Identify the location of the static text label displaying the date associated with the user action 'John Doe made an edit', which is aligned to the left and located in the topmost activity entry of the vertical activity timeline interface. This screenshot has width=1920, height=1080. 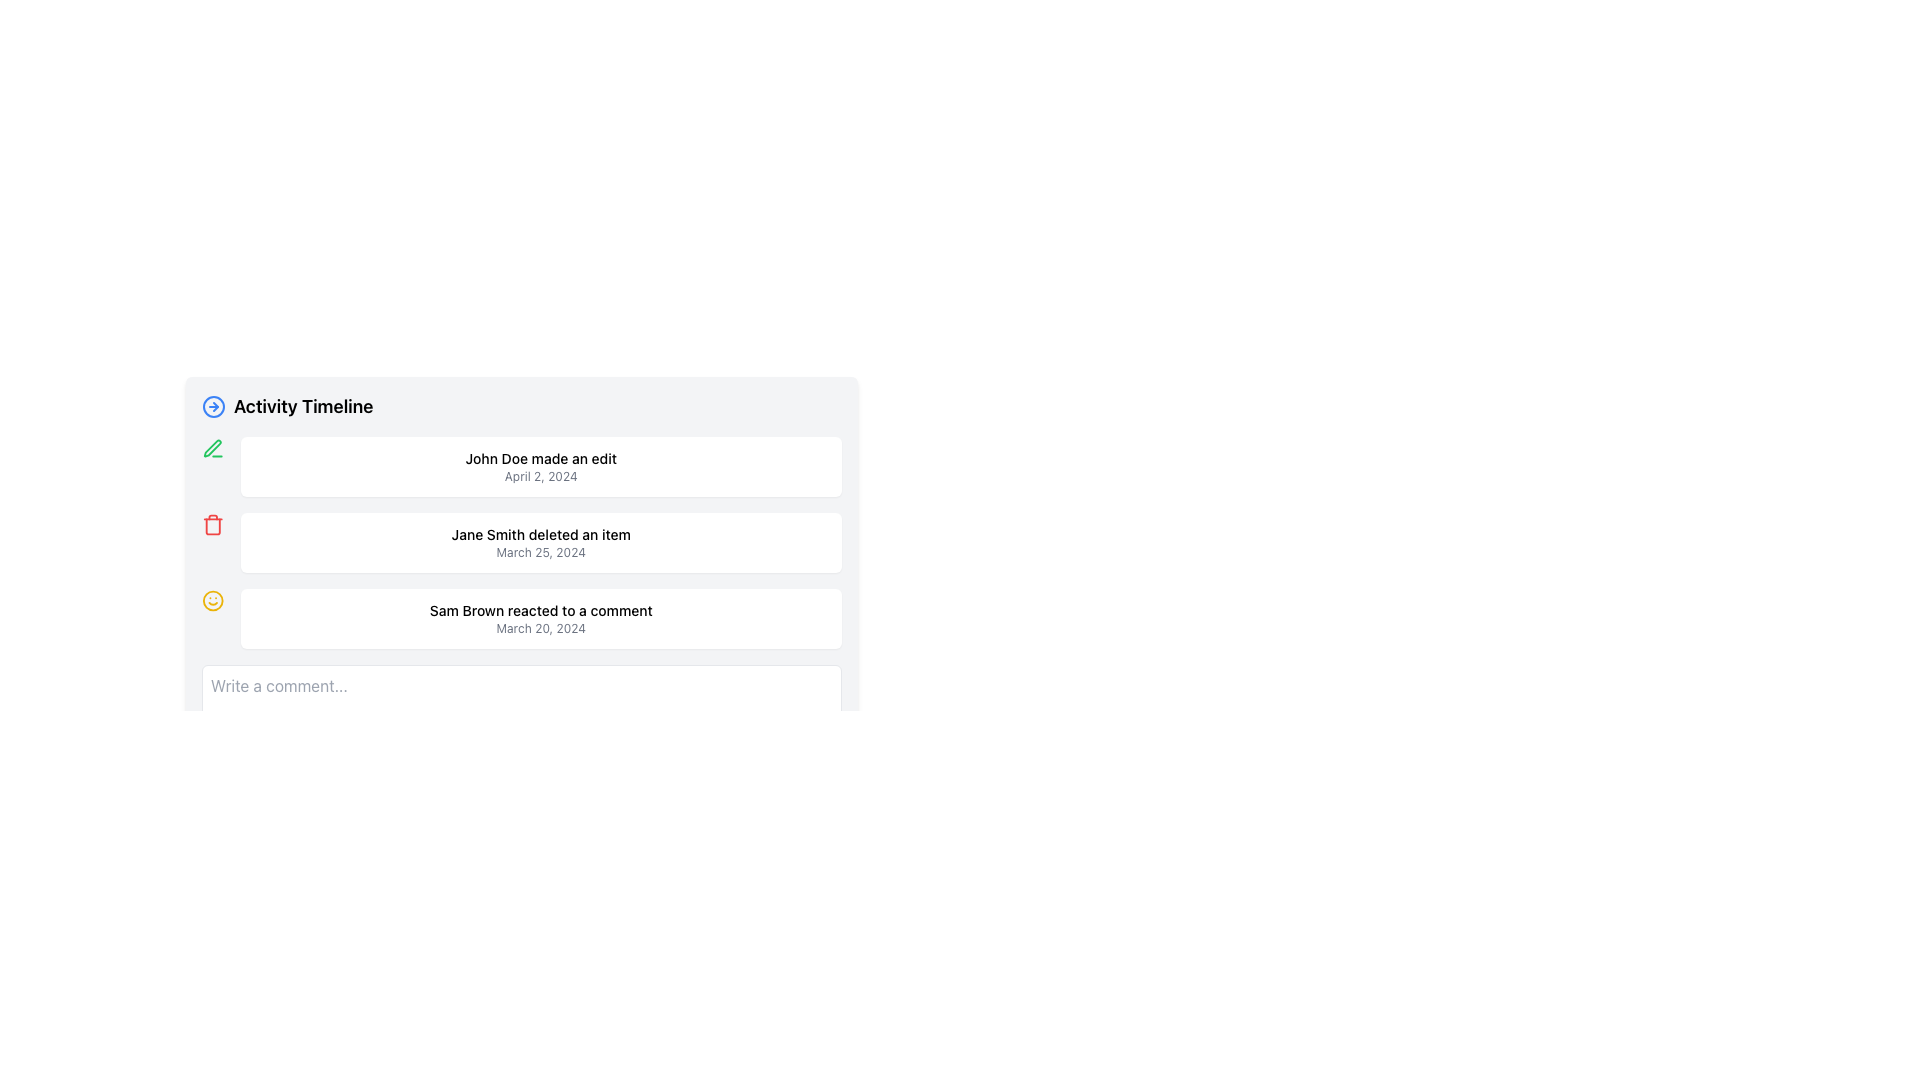
(541, 477).